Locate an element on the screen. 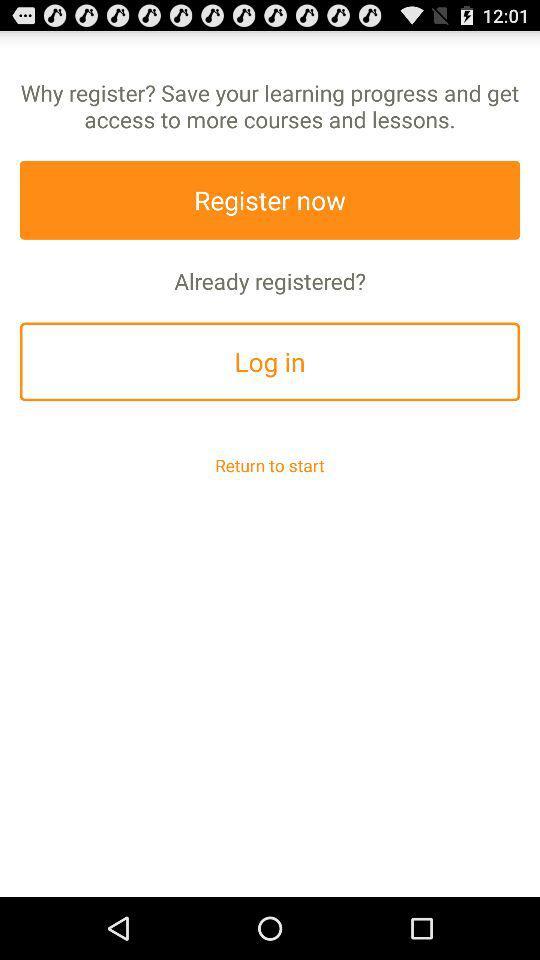  the item above the already registered? is located at coordinates (270, 200).